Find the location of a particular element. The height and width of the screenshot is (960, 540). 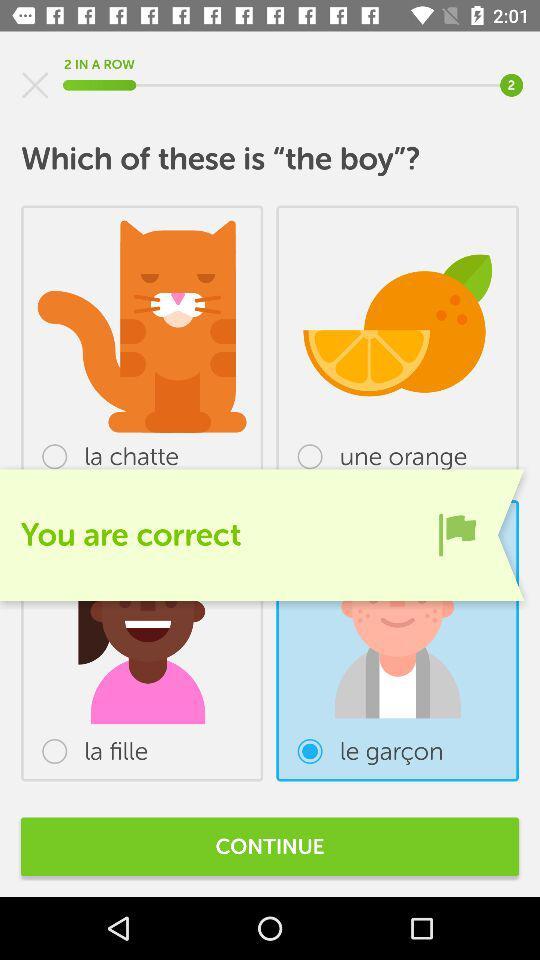

stop is located at coordinates (35, 85).